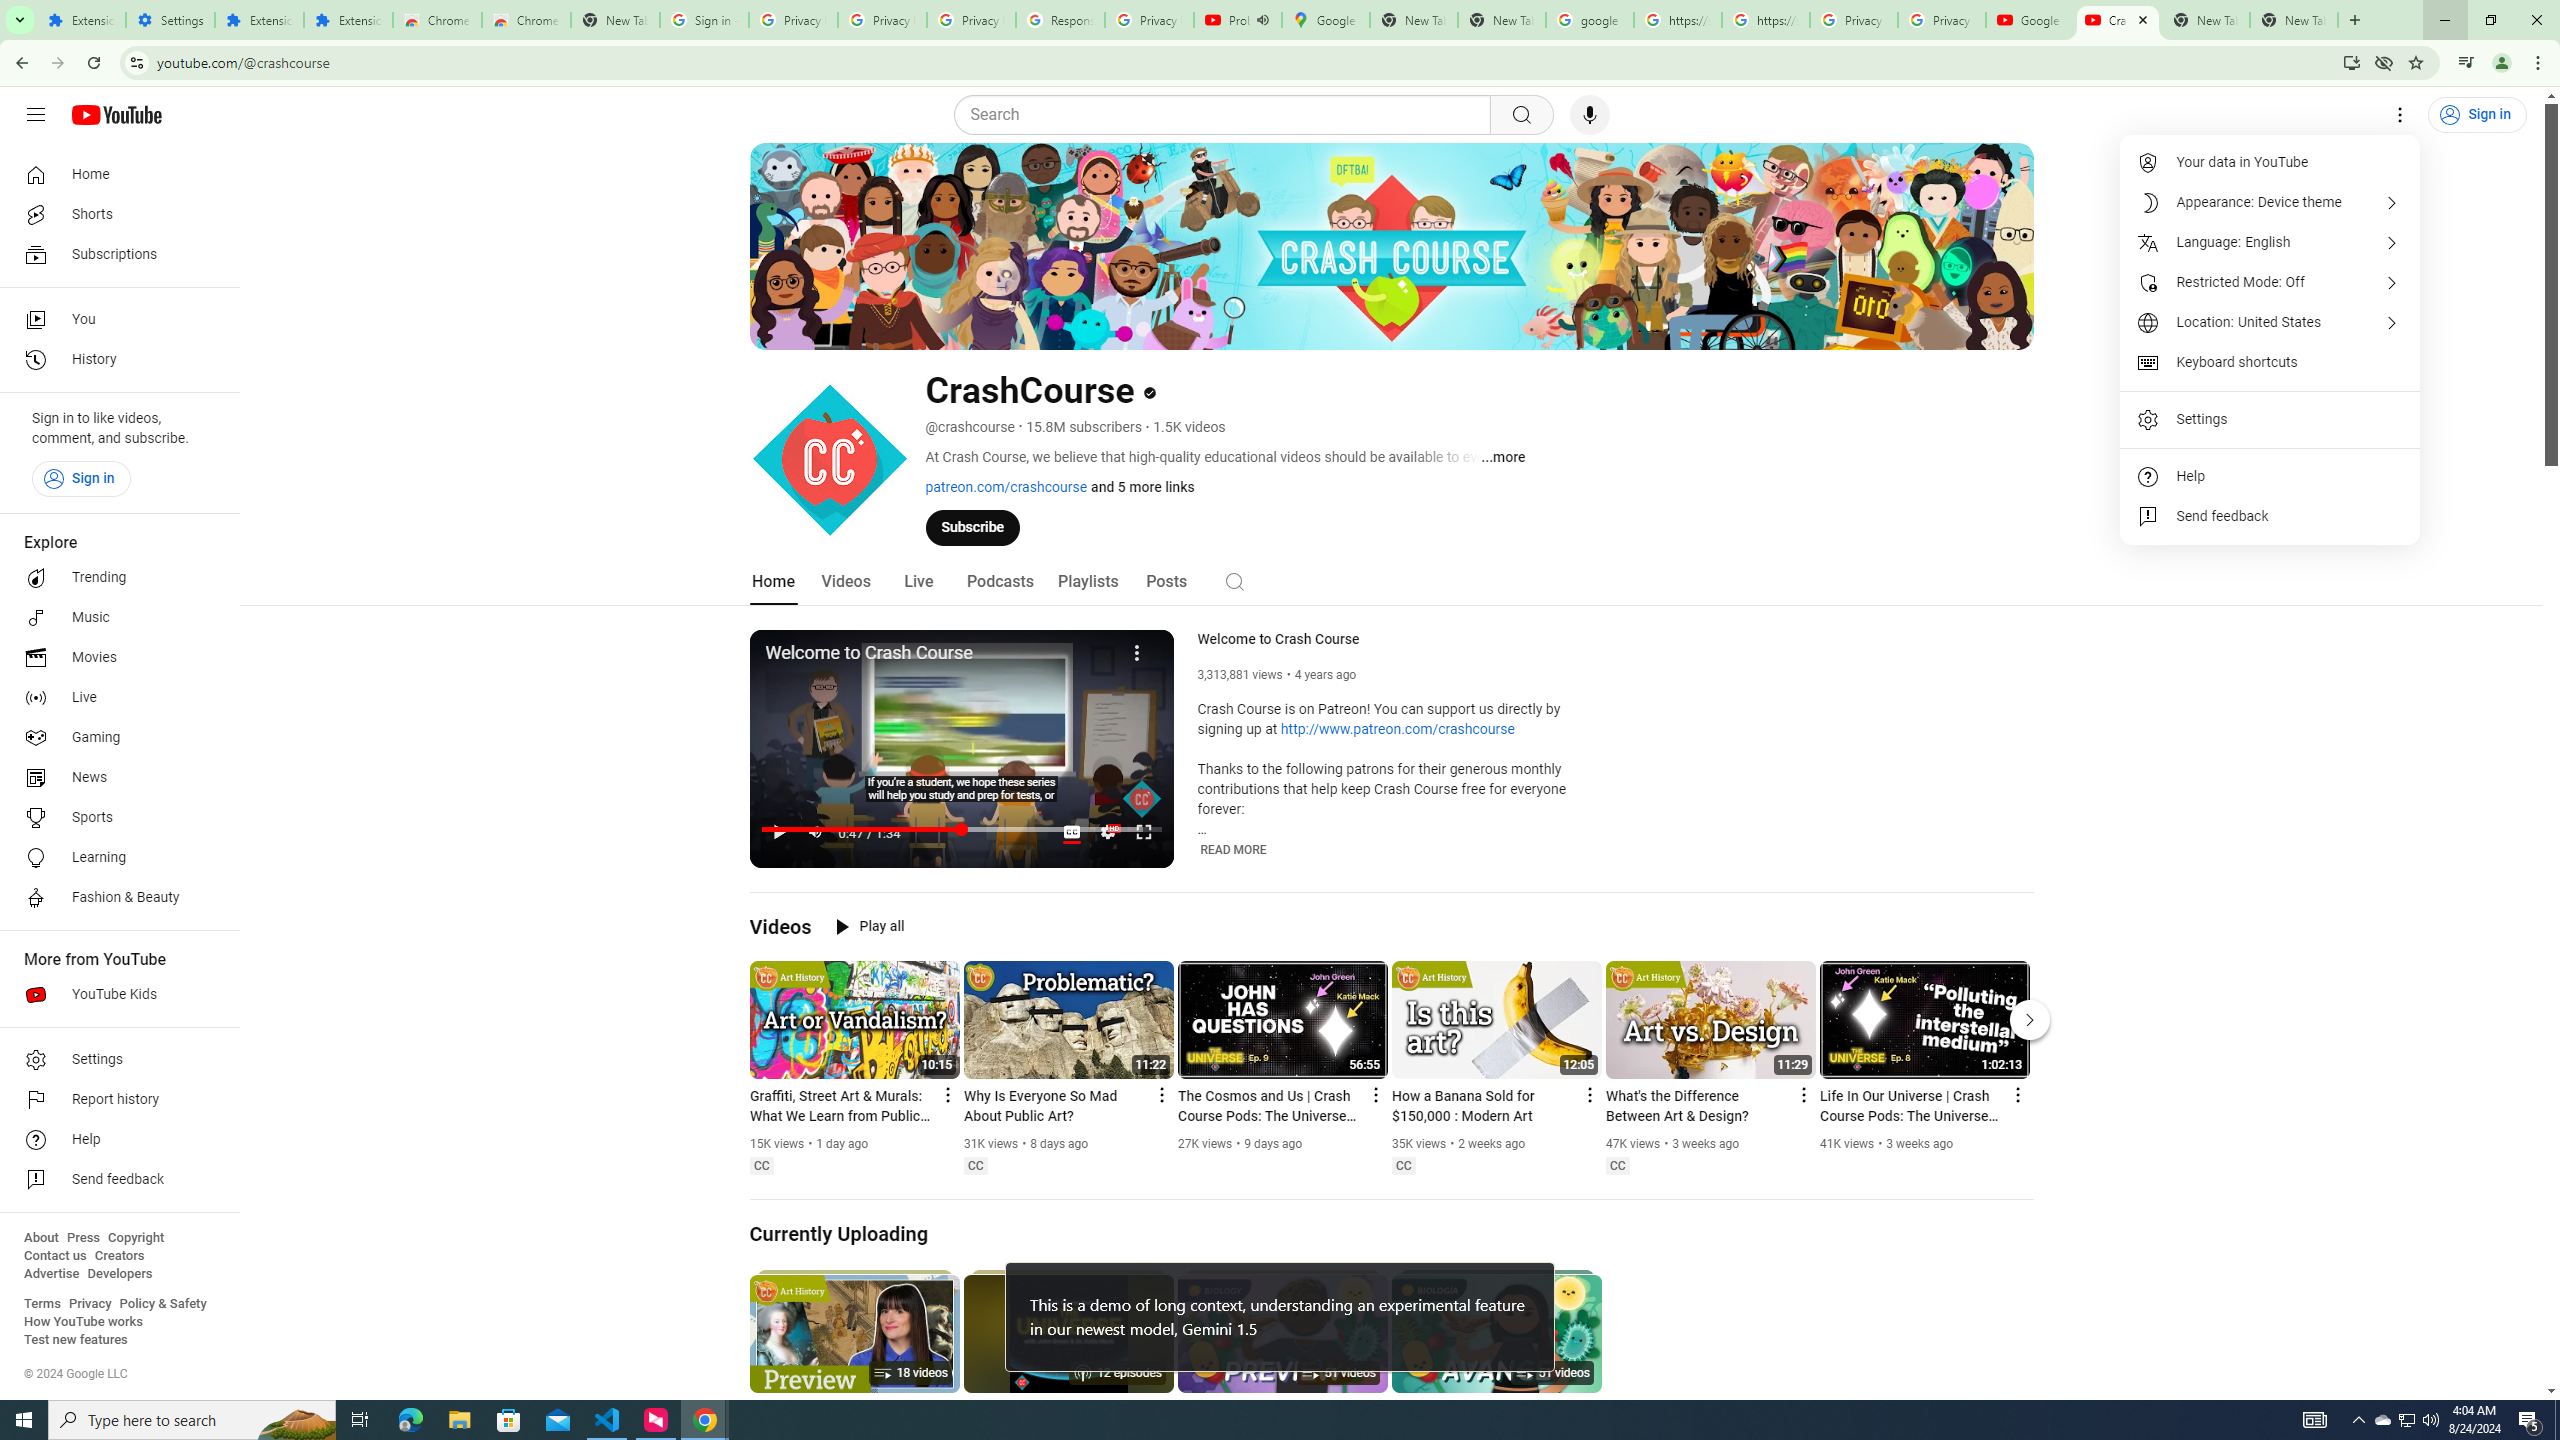  What do you see at coordinates (778, 831) in the screenshot?
I see `'Pause (k)'` at bounding box center [778, 831].